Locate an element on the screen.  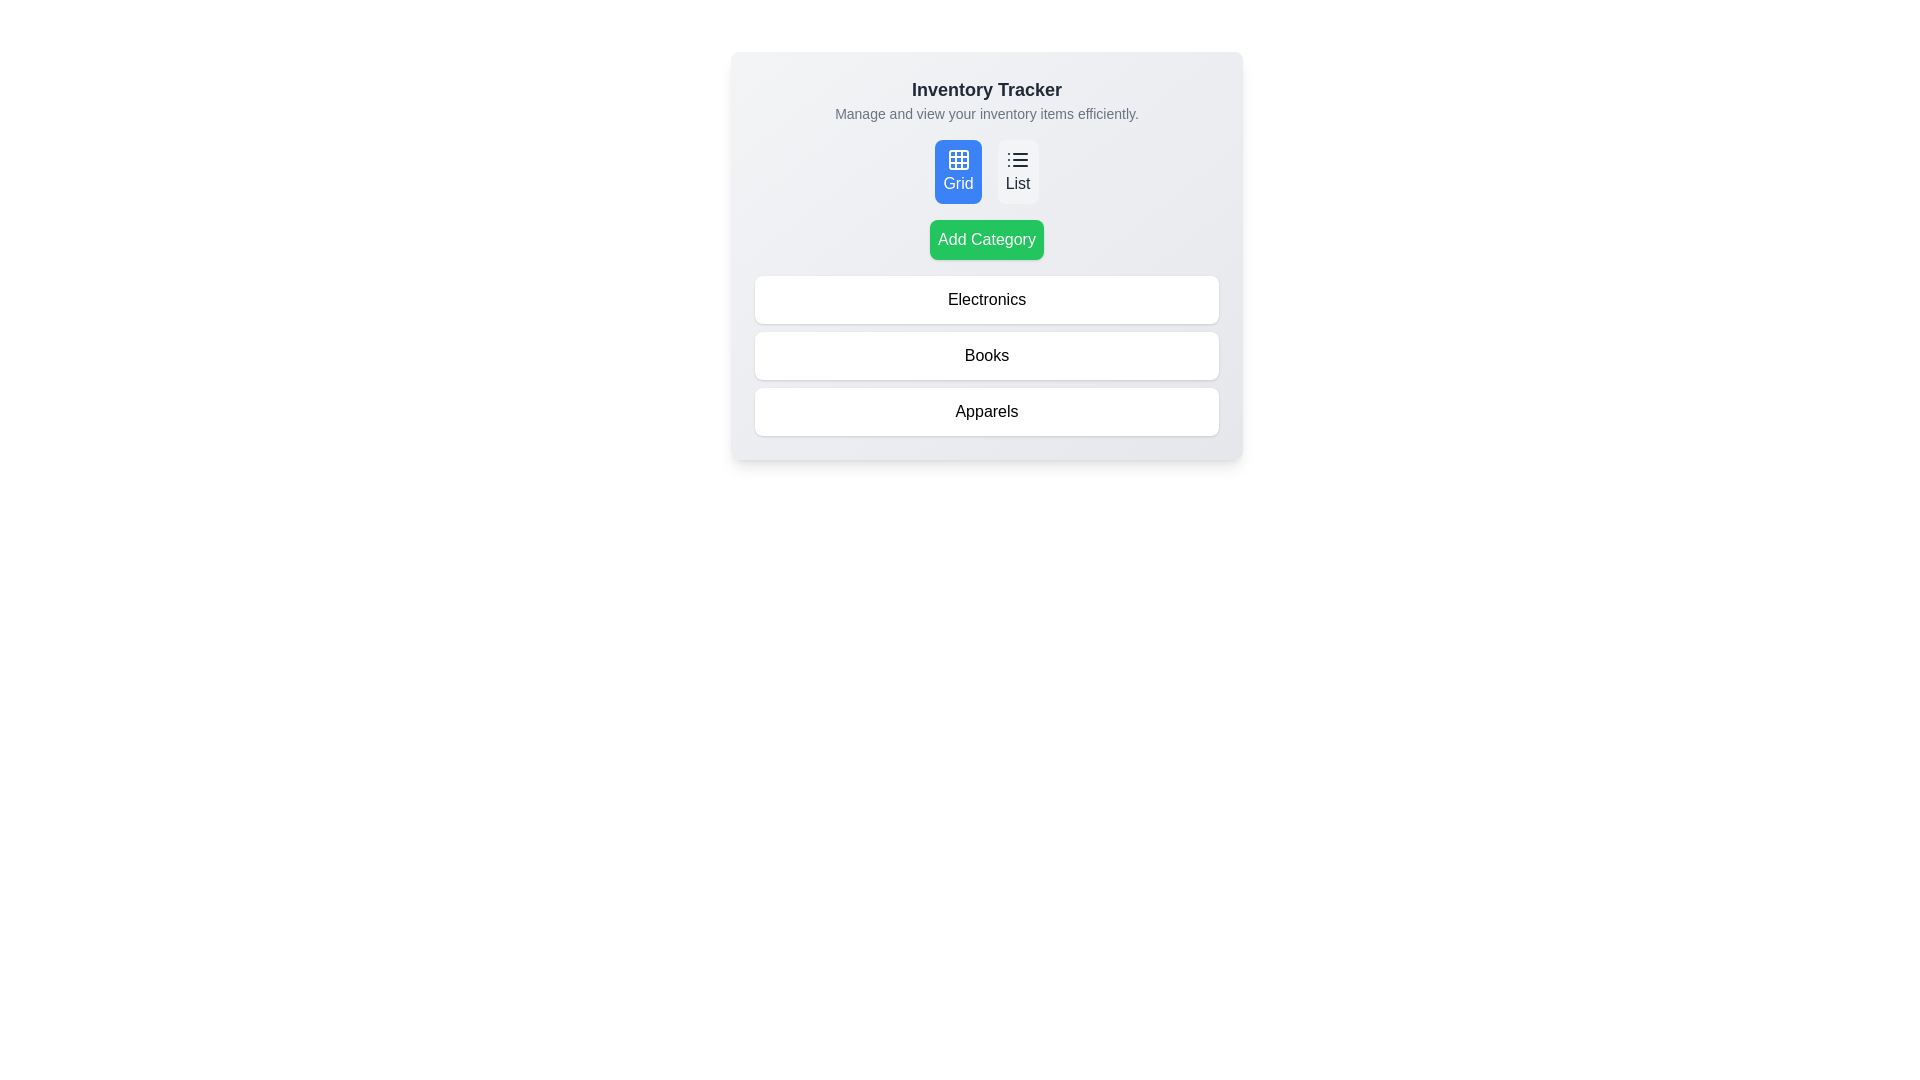
the 'List' button on the Toggle control is located at coordinates (987, 171).